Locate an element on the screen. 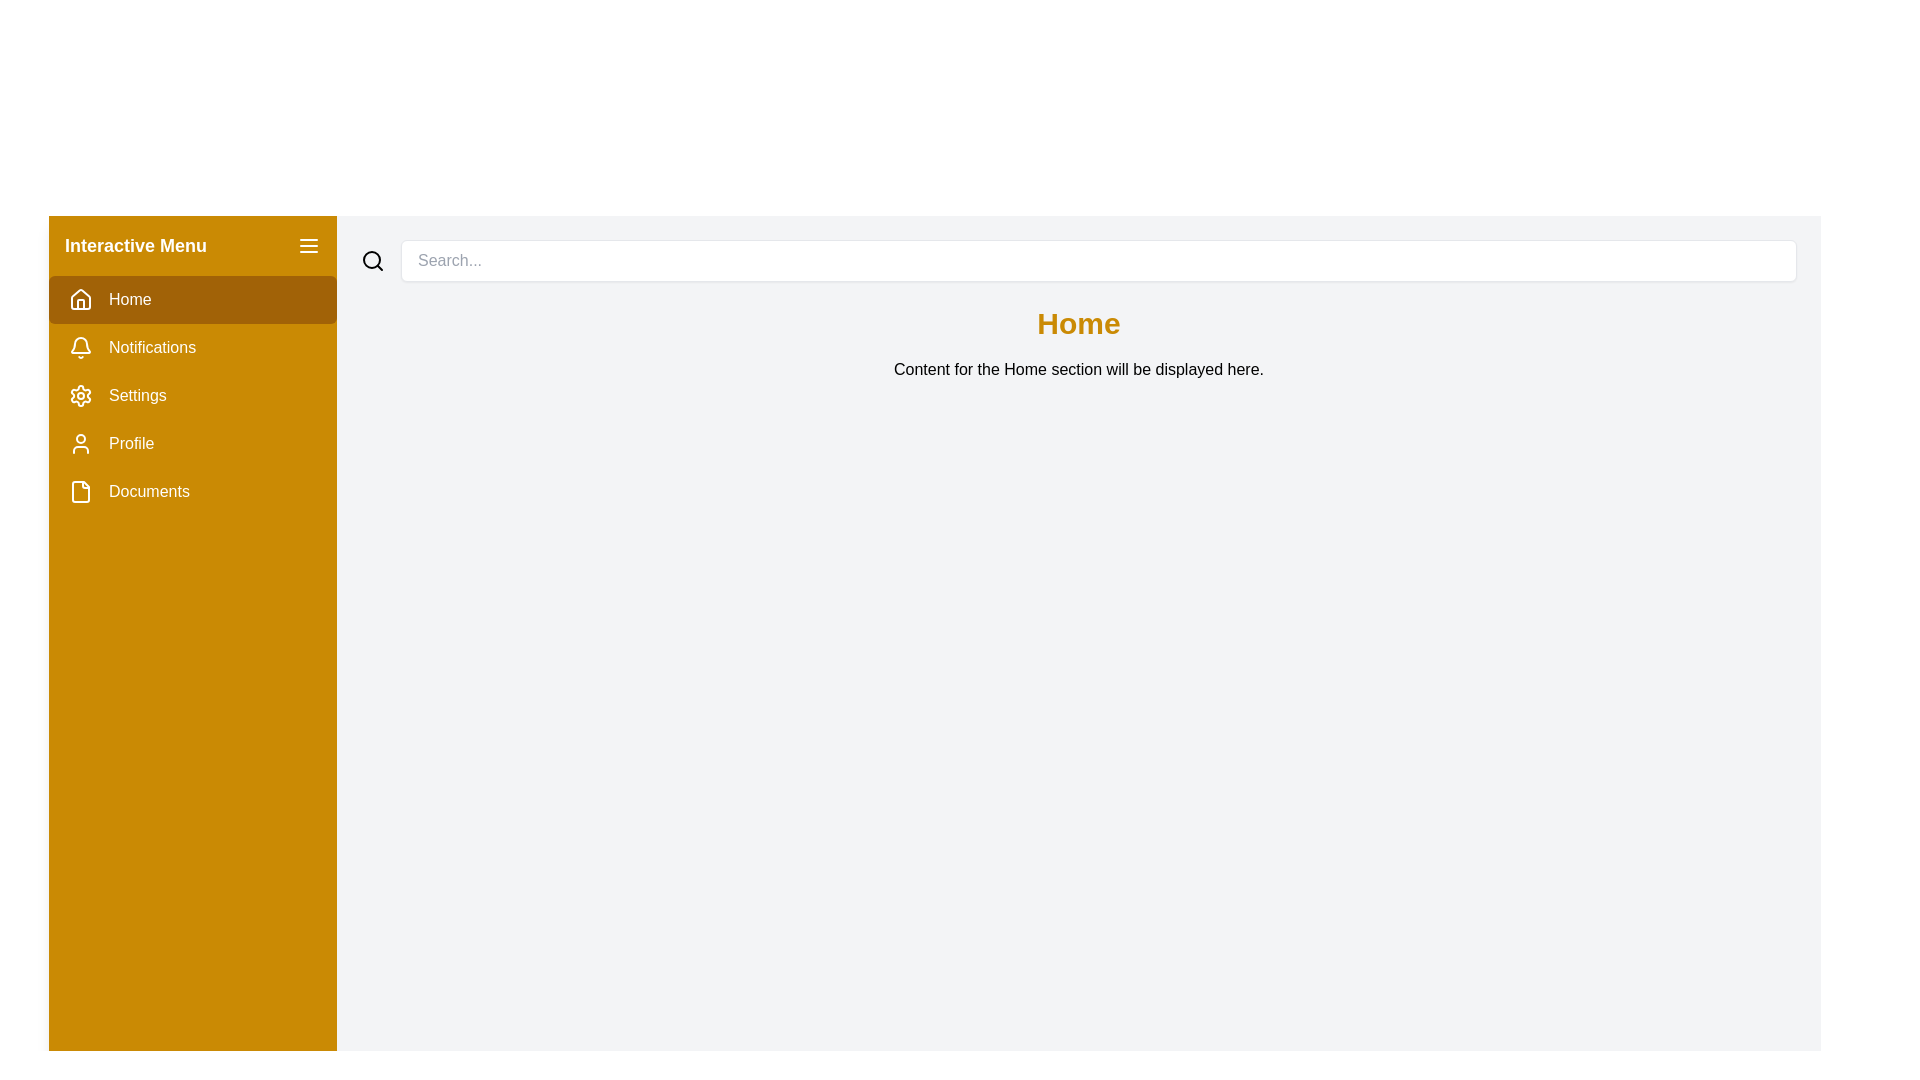 This screenshot has height=1080, width=1920. the stylized house icon located in the left-side navigation menu, which represents the 'Home' section of the interface is located at coordinates (80, 300).